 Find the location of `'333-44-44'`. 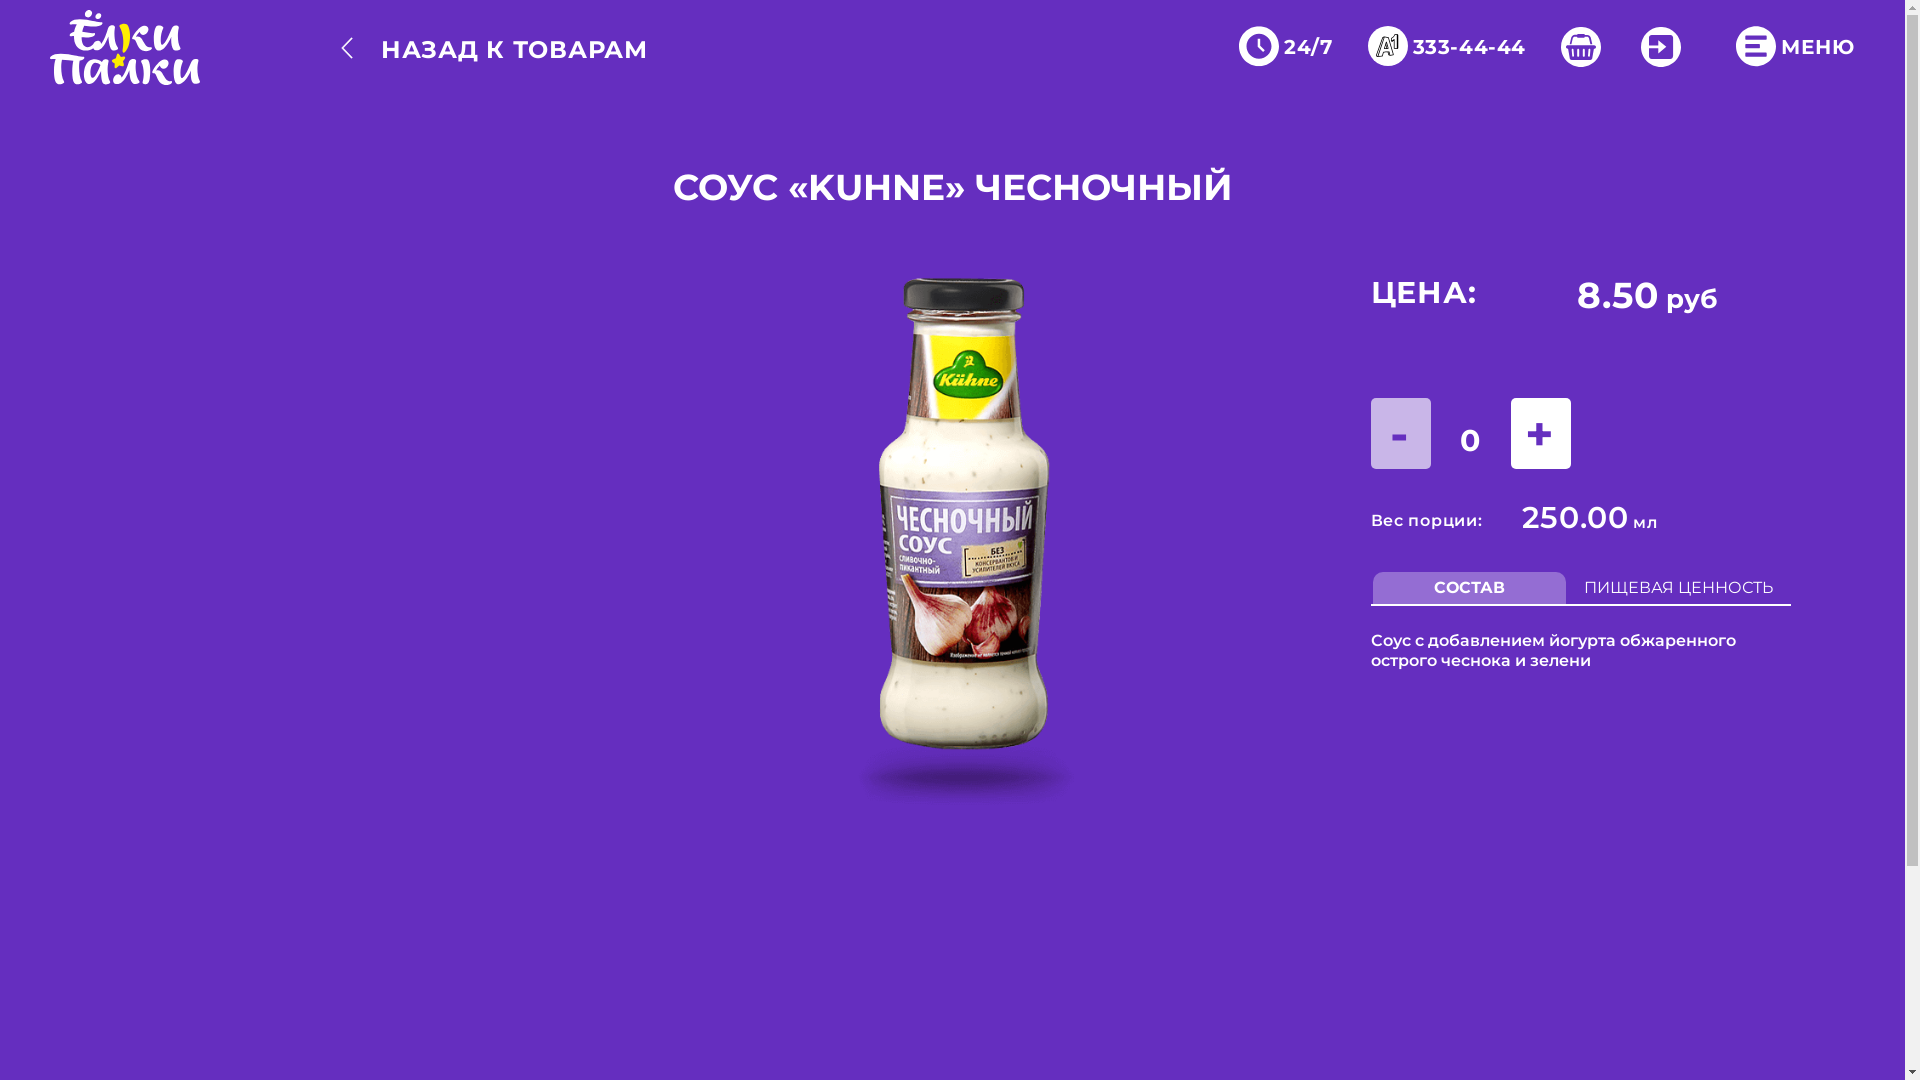

'333-44-44' is located at coordinates (1451, 46).